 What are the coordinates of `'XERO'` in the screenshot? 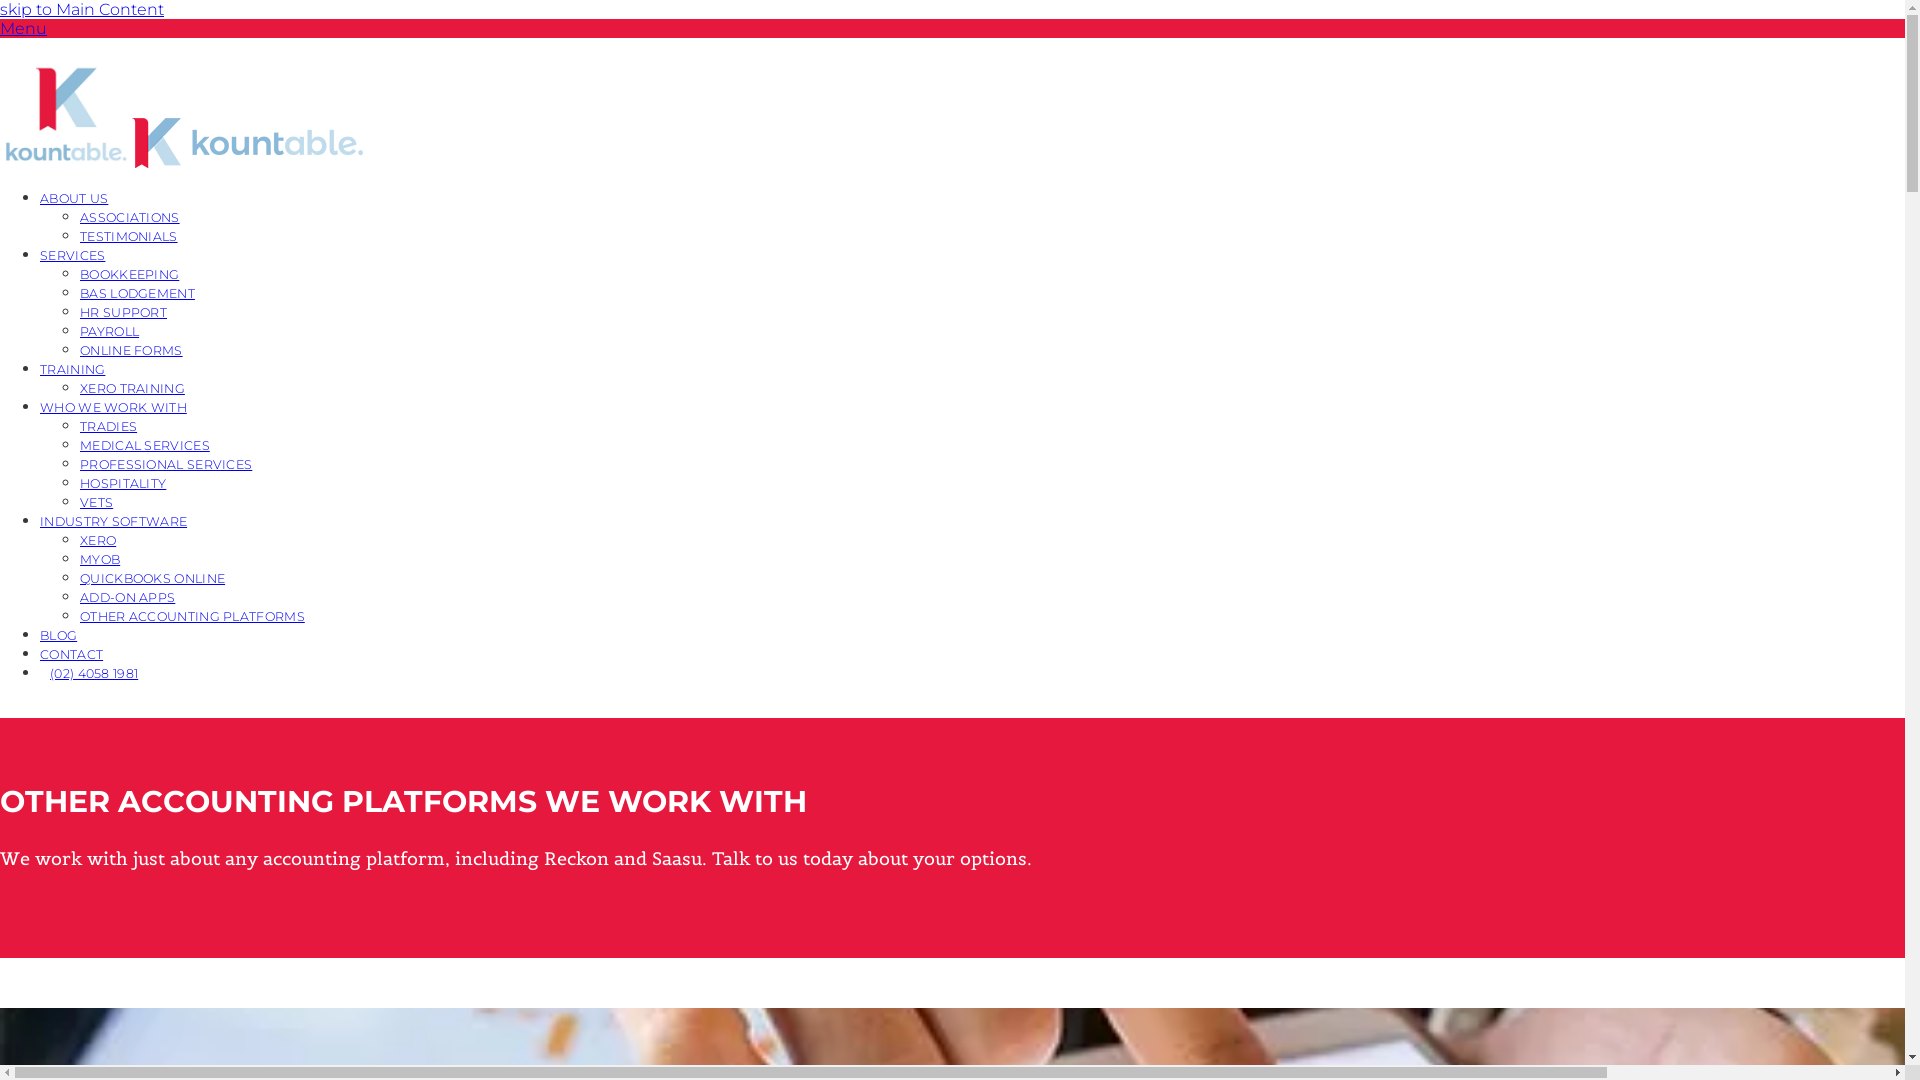 It's located at (96, 538).